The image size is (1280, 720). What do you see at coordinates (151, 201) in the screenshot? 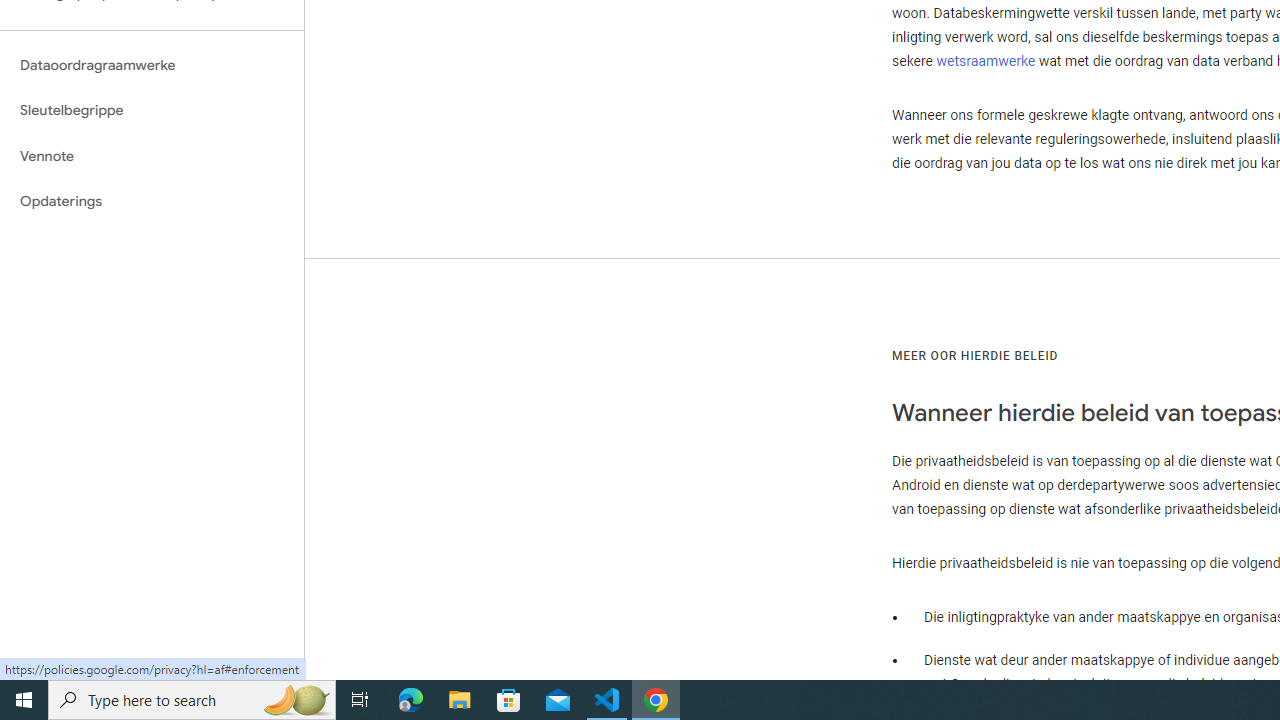
I see `'Opdaterings'` at bounding box center [151, 201].